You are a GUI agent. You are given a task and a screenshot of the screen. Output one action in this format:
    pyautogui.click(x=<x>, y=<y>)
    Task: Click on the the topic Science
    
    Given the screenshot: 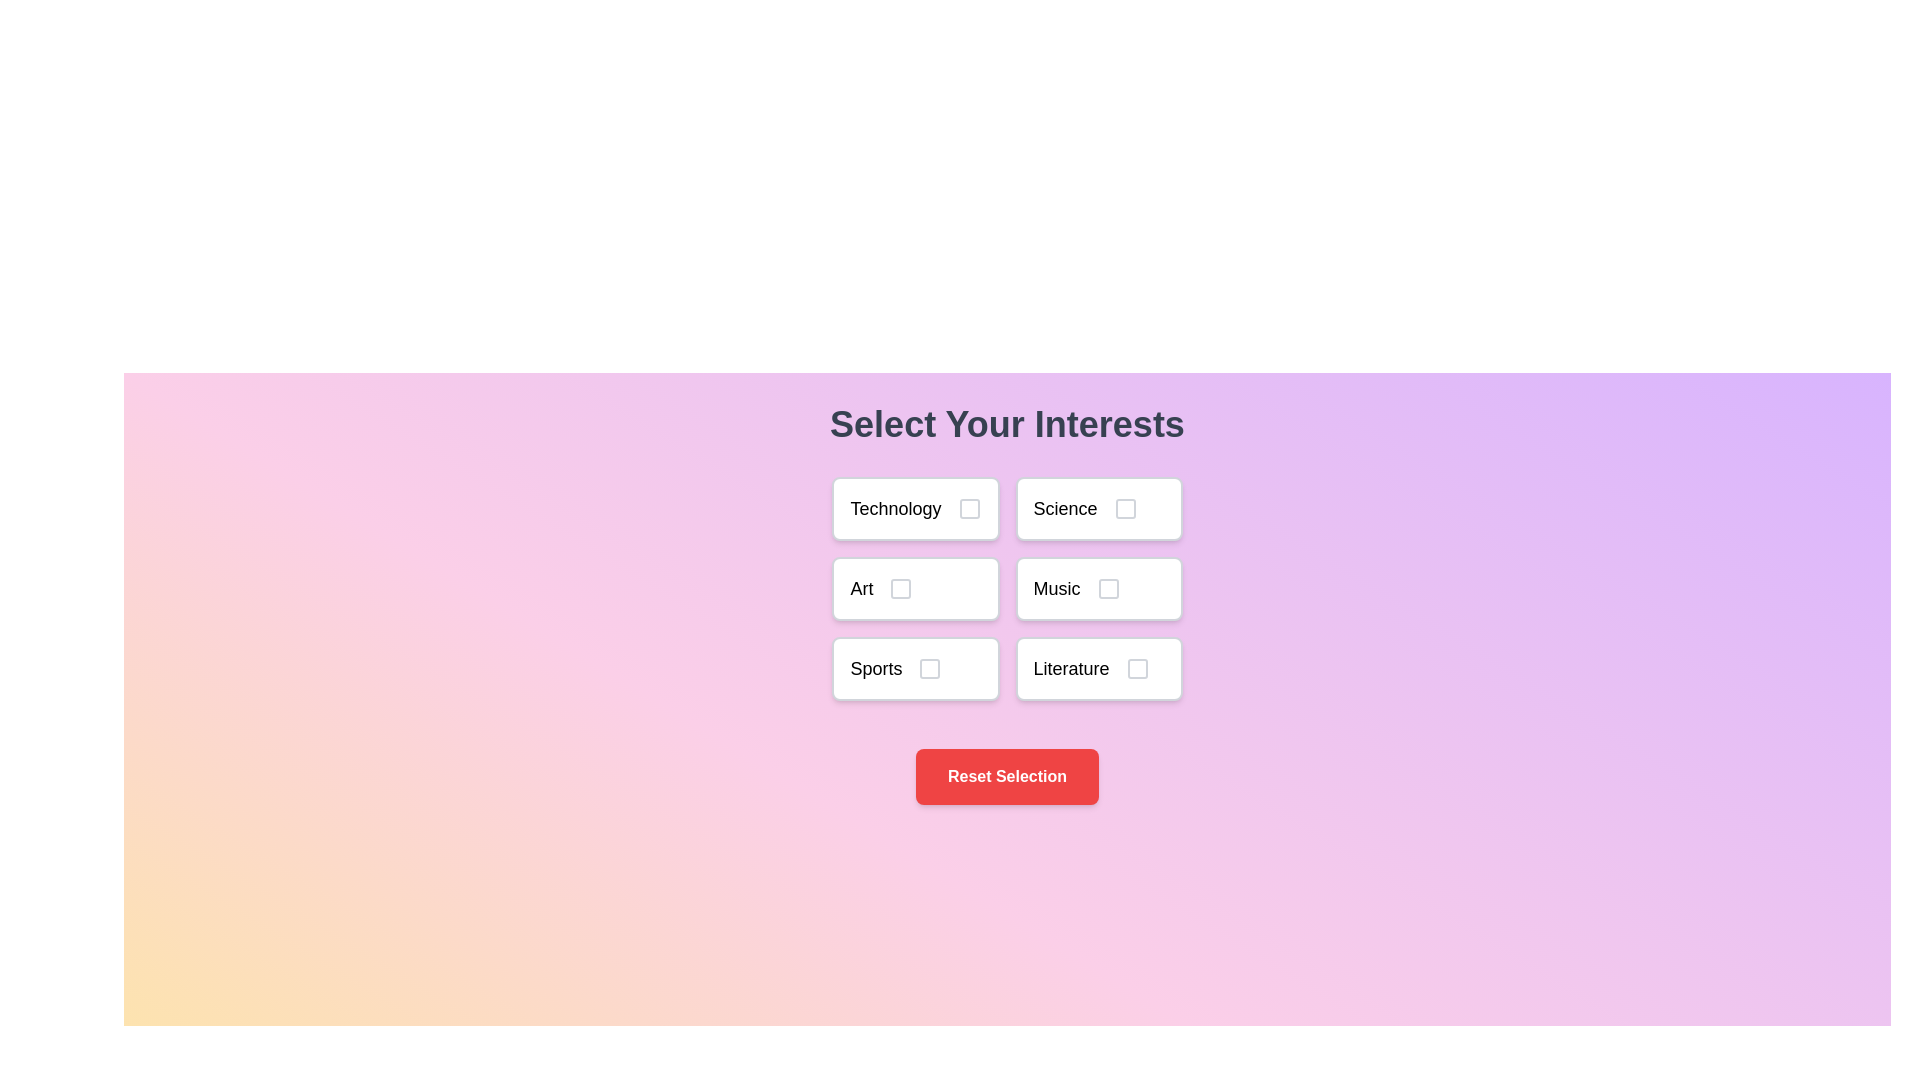 What is the action you would take?
    pyautogui.click(x=1098, y=508)
    